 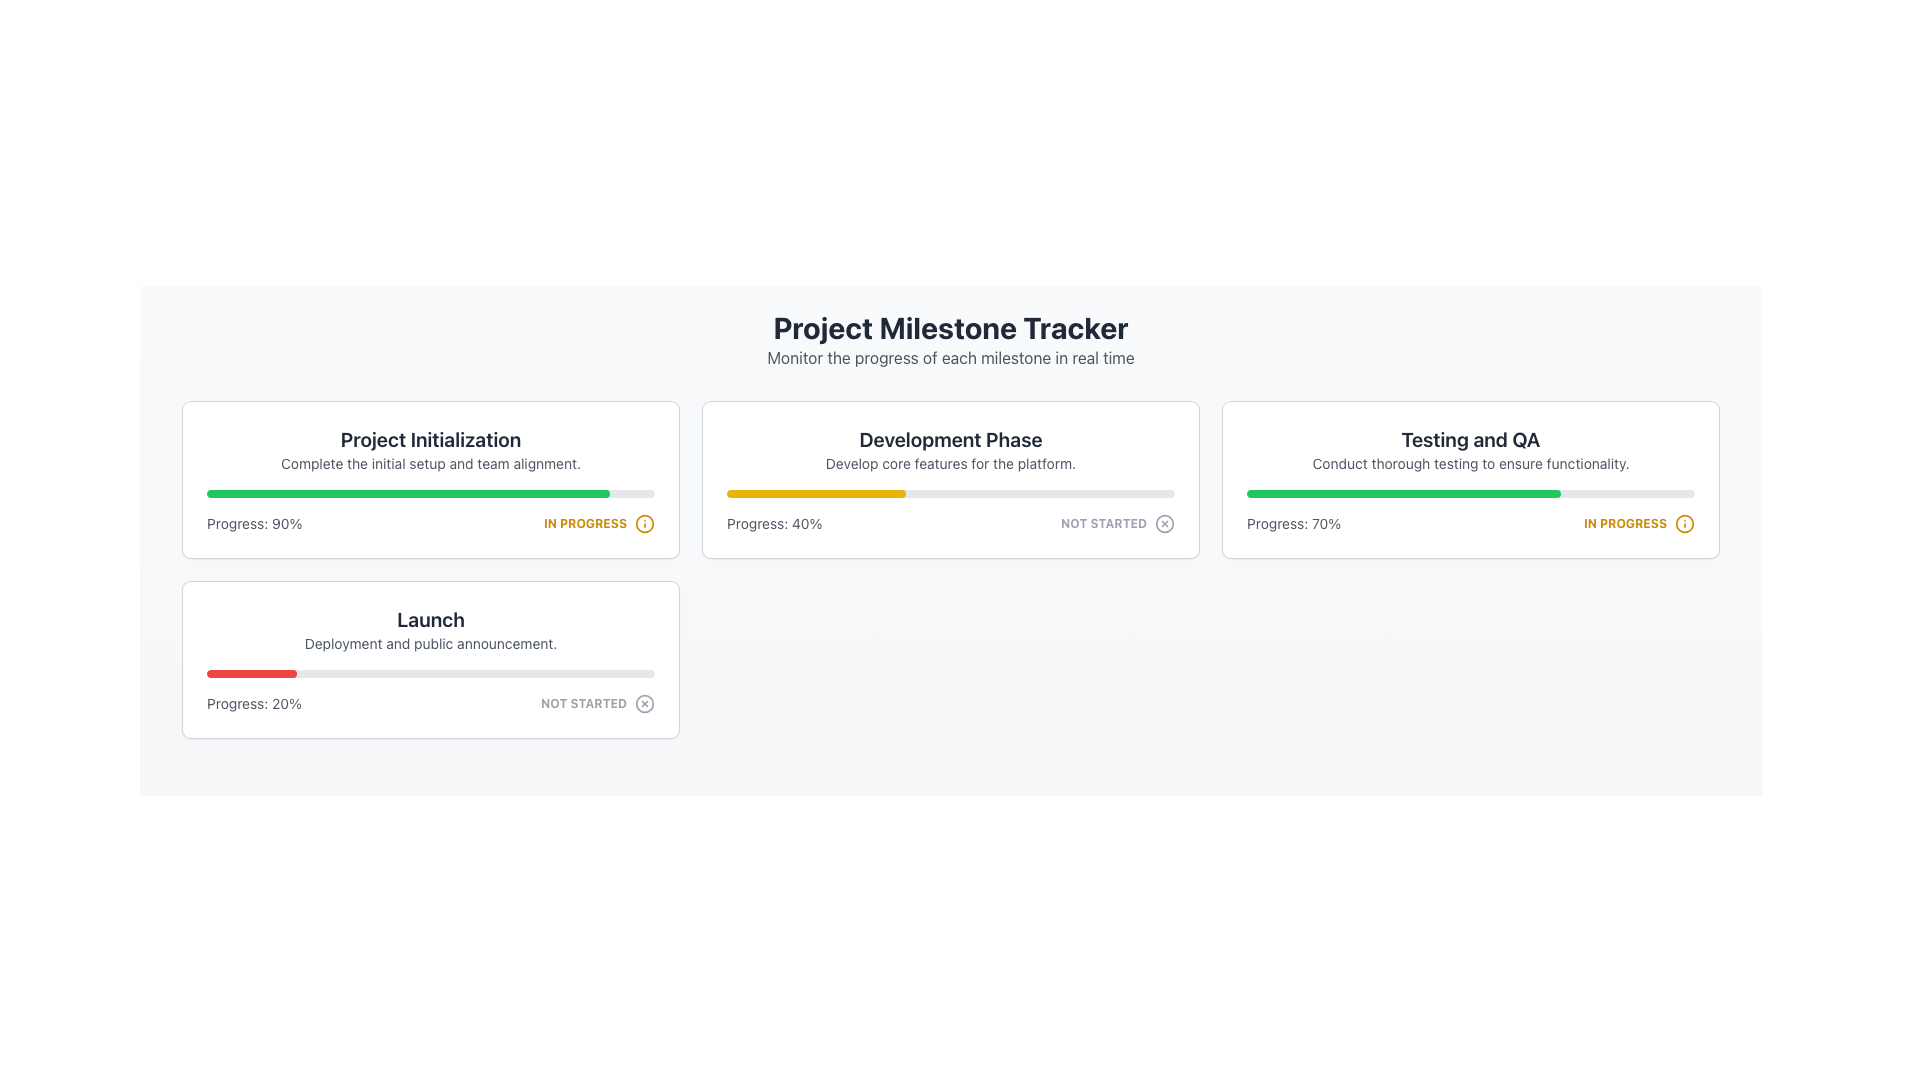 I want to click on the progress bar located in the 'Launch' section below 'Deployment and public announcement' and above 'Progress: 20%'. This progress bar is uniquely identifiable by its light gray background and filled red segment indicating progress, so click(x=430, y=674).